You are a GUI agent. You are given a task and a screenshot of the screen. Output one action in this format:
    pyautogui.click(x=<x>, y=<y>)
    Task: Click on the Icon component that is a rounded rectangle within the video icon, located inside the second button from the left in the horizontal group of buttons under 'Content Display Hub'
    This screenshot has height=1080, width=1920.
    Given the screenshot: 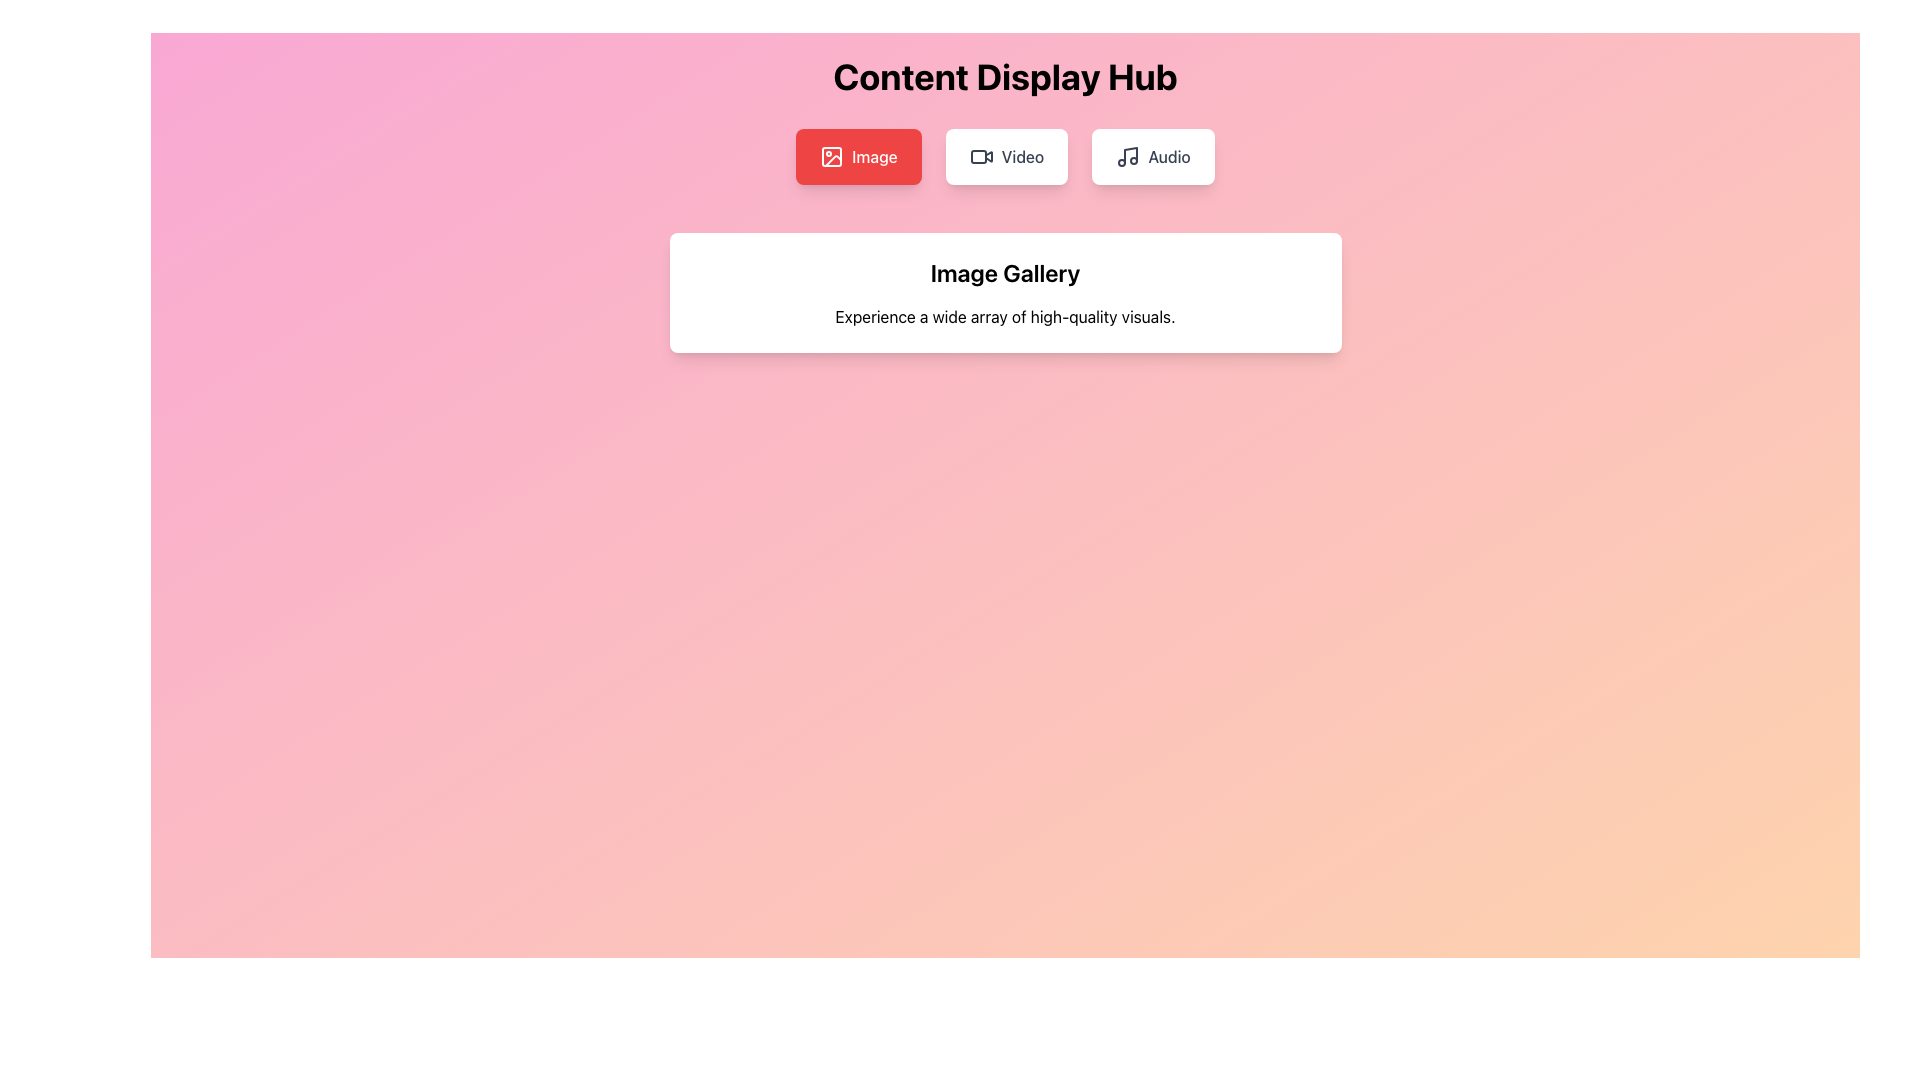 What is the action you would take?
    pyautogui.click(x=978, y=156)
    